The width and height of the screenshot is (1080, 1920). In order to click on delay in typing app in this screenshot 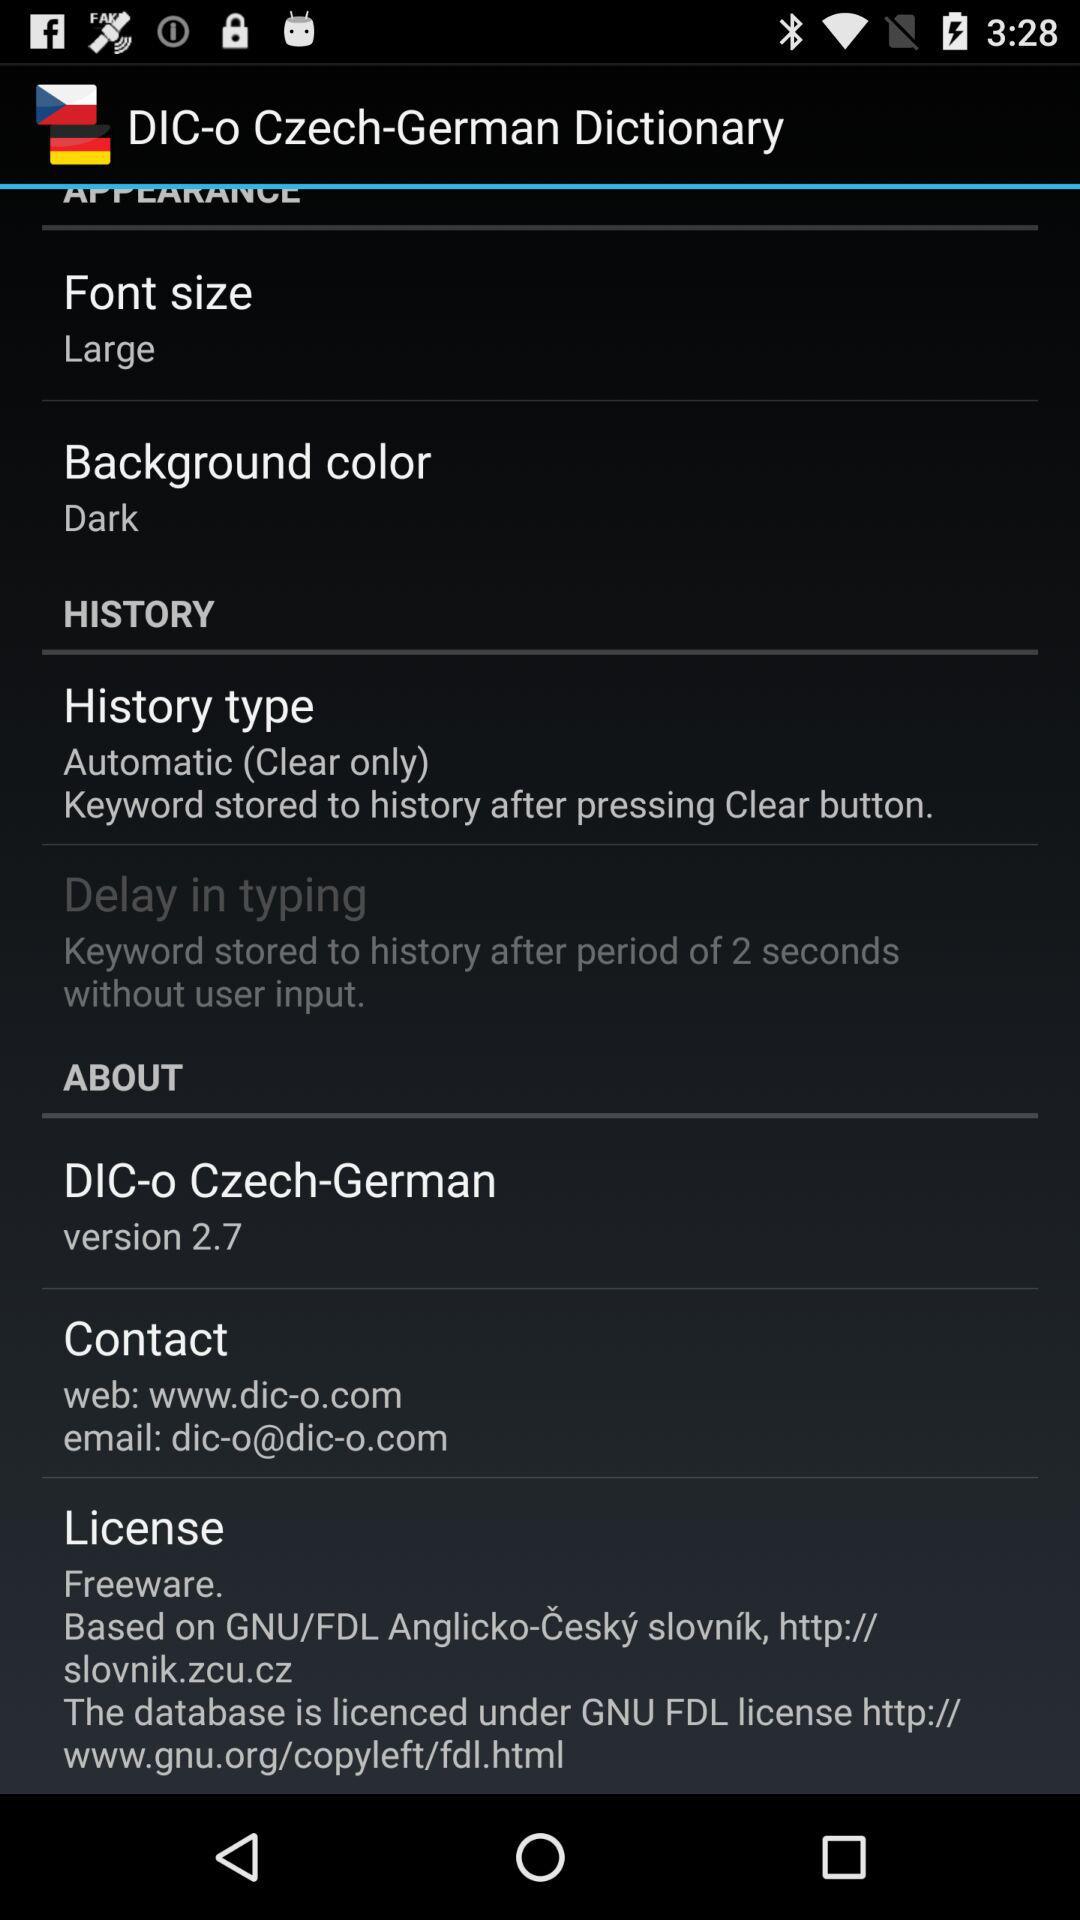, I will do `click(215, 891)`.